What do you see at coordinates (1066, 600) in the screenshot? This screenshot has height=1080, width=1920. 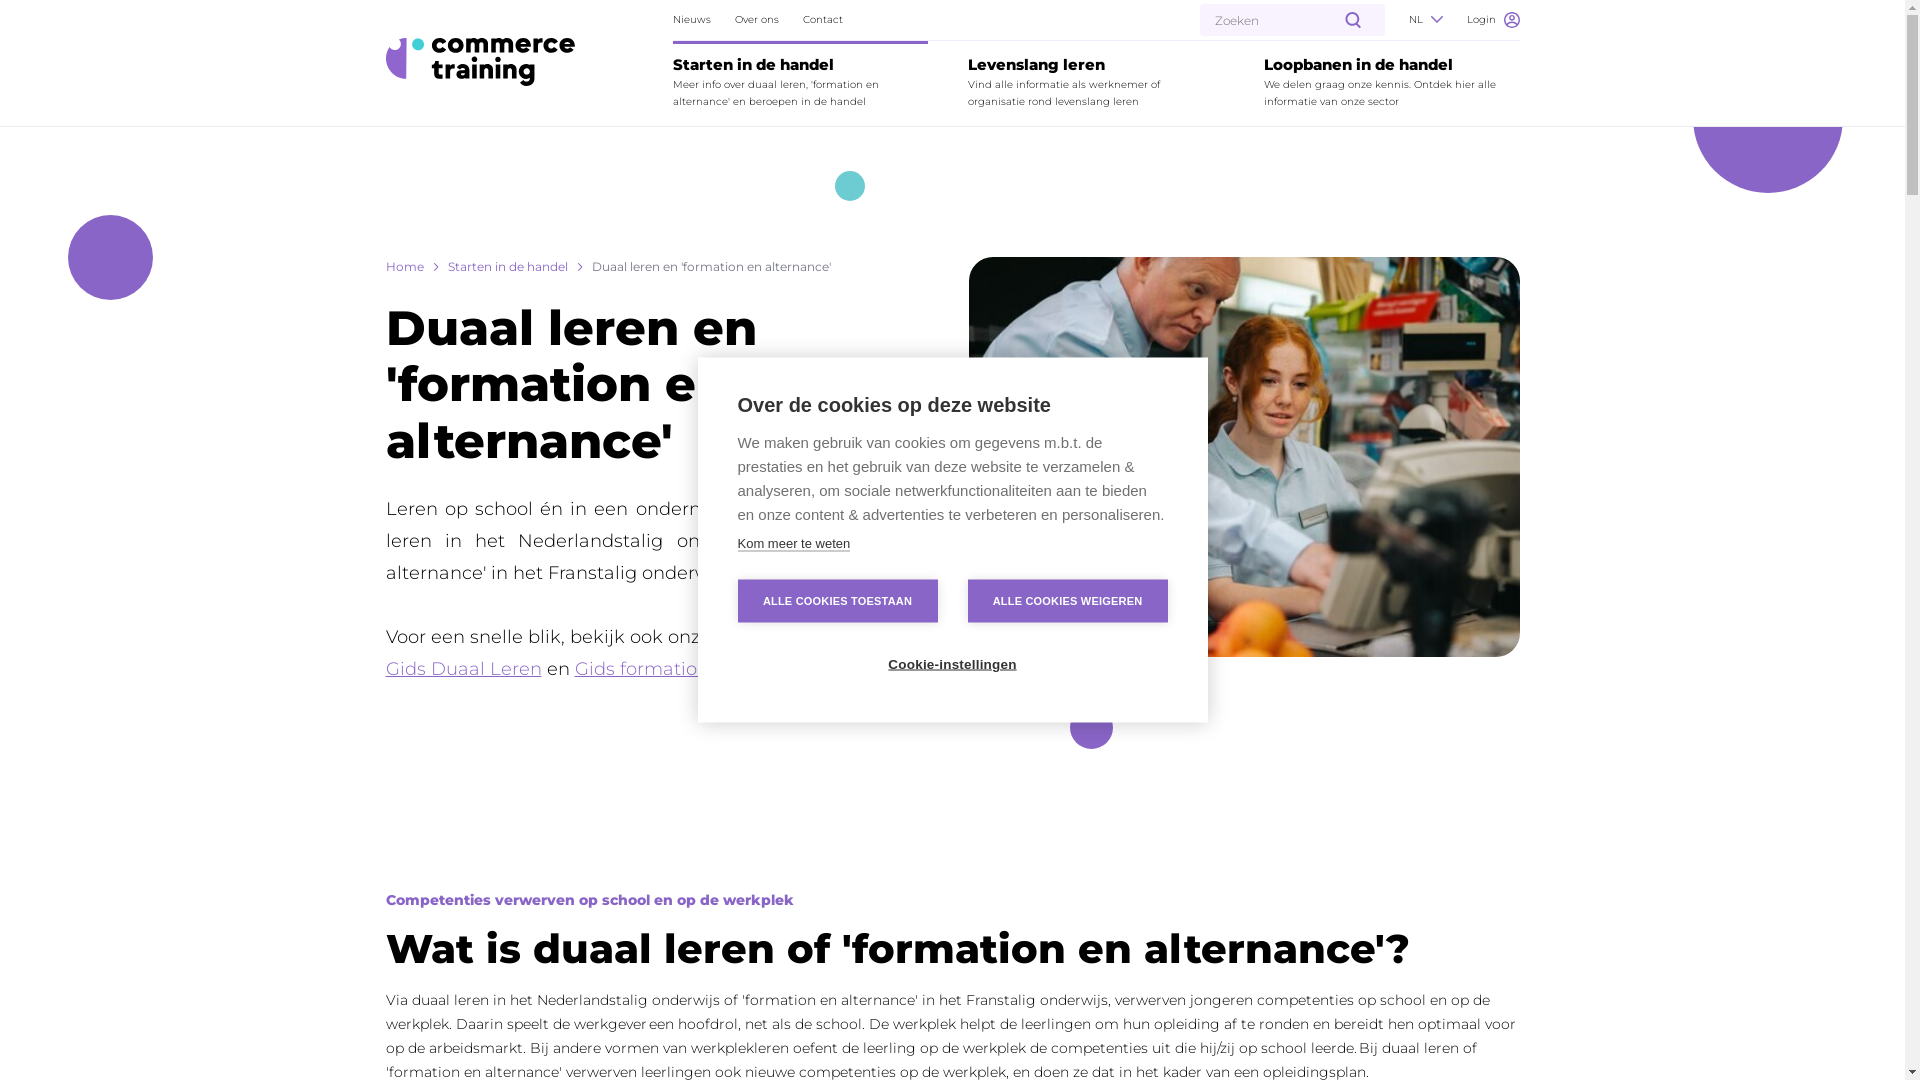 I see `'ALLE COOKIES WEIGEREN'` at bounding box center [1066, 600].